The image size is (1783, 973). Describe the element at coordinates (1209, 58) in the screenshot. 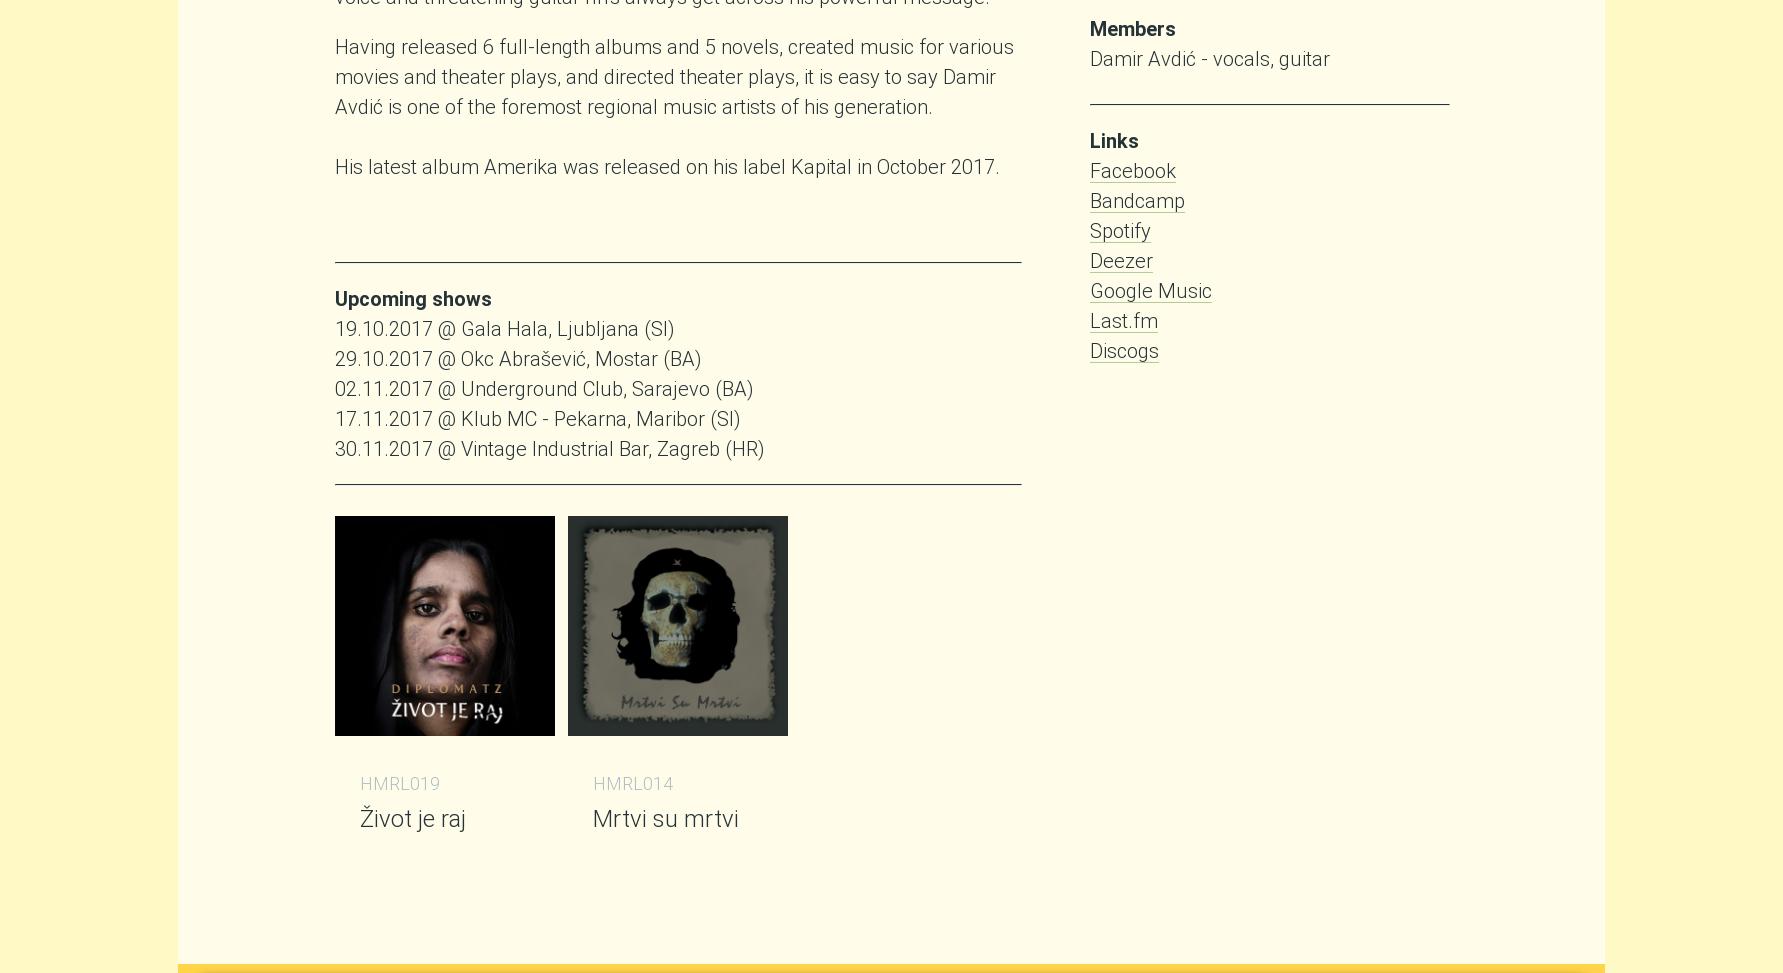

I see `'Damir Avdić - vocals, guitar'` at that location.